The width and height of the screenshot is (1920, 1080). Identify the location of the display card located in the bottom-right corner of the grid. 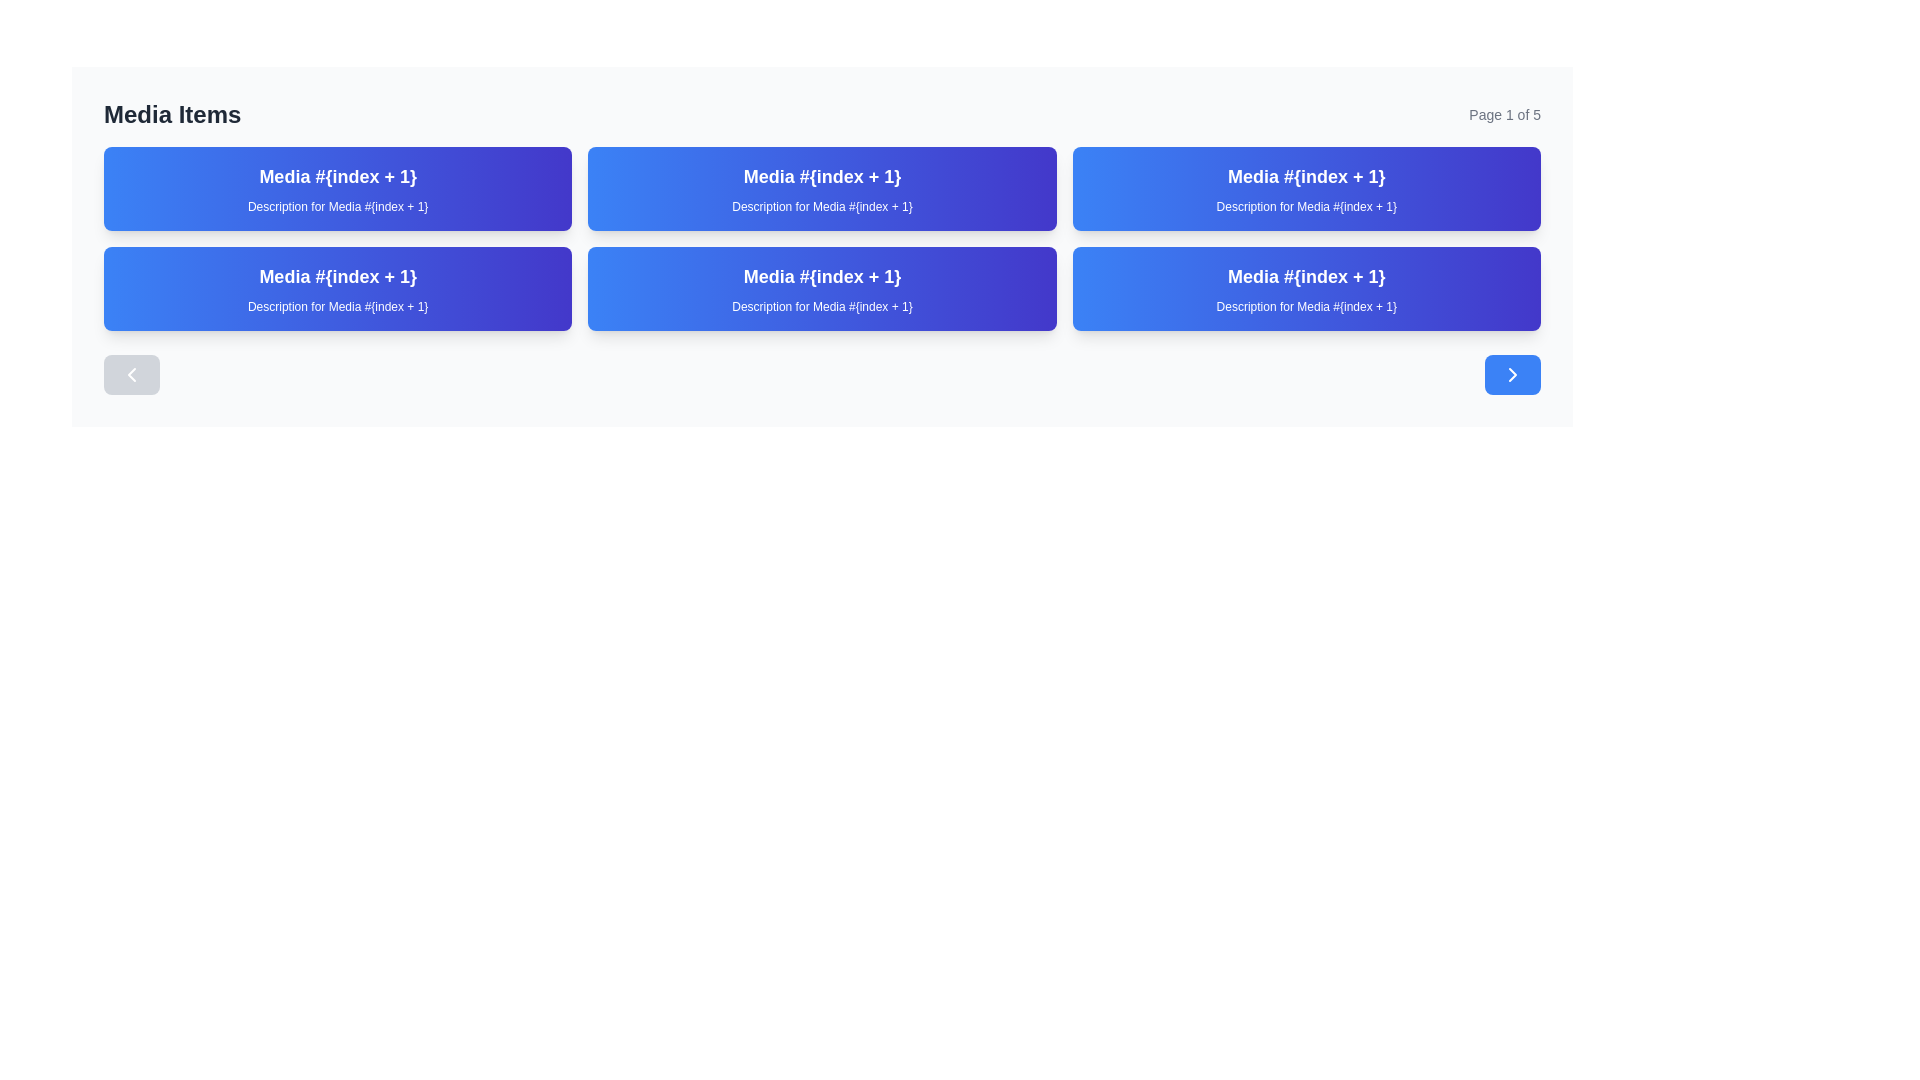
(1306, 289).